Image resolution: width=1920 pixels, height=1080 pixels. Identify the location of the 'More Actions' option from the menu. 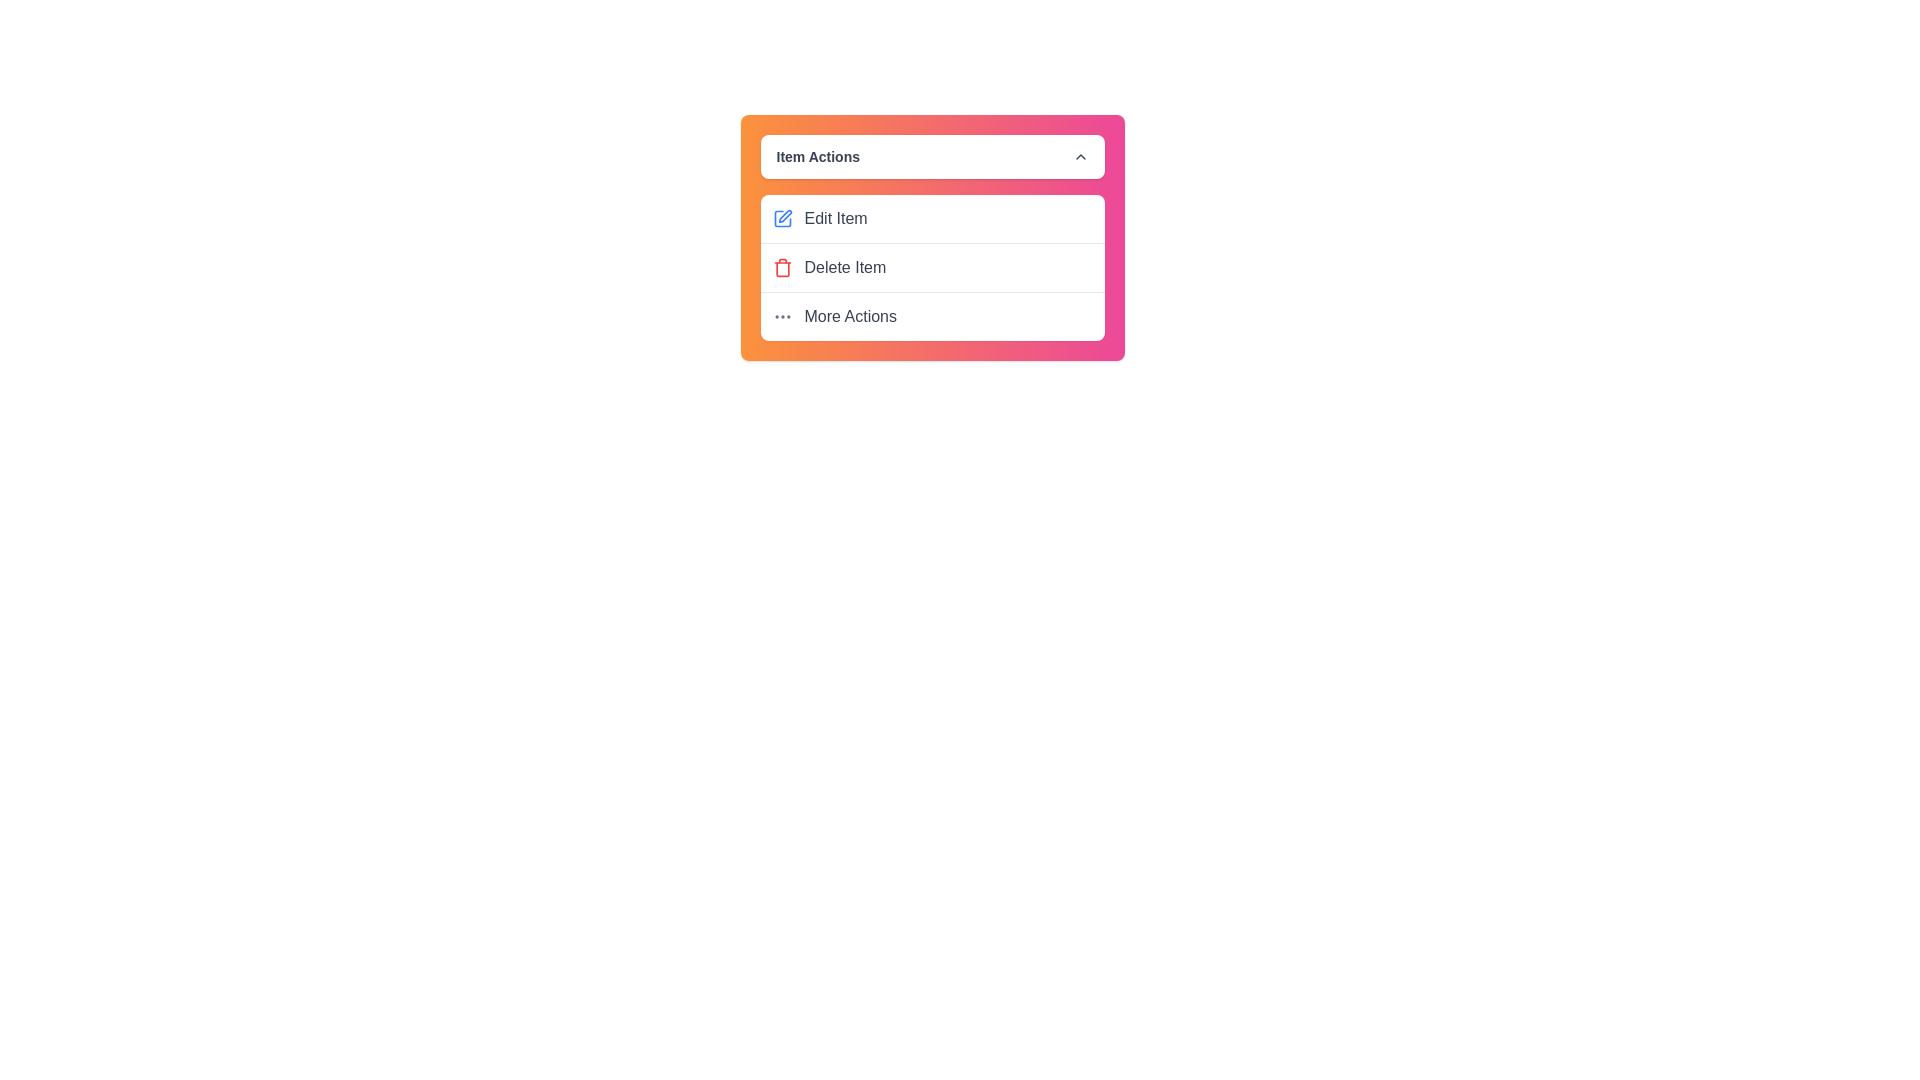
(931, 315).